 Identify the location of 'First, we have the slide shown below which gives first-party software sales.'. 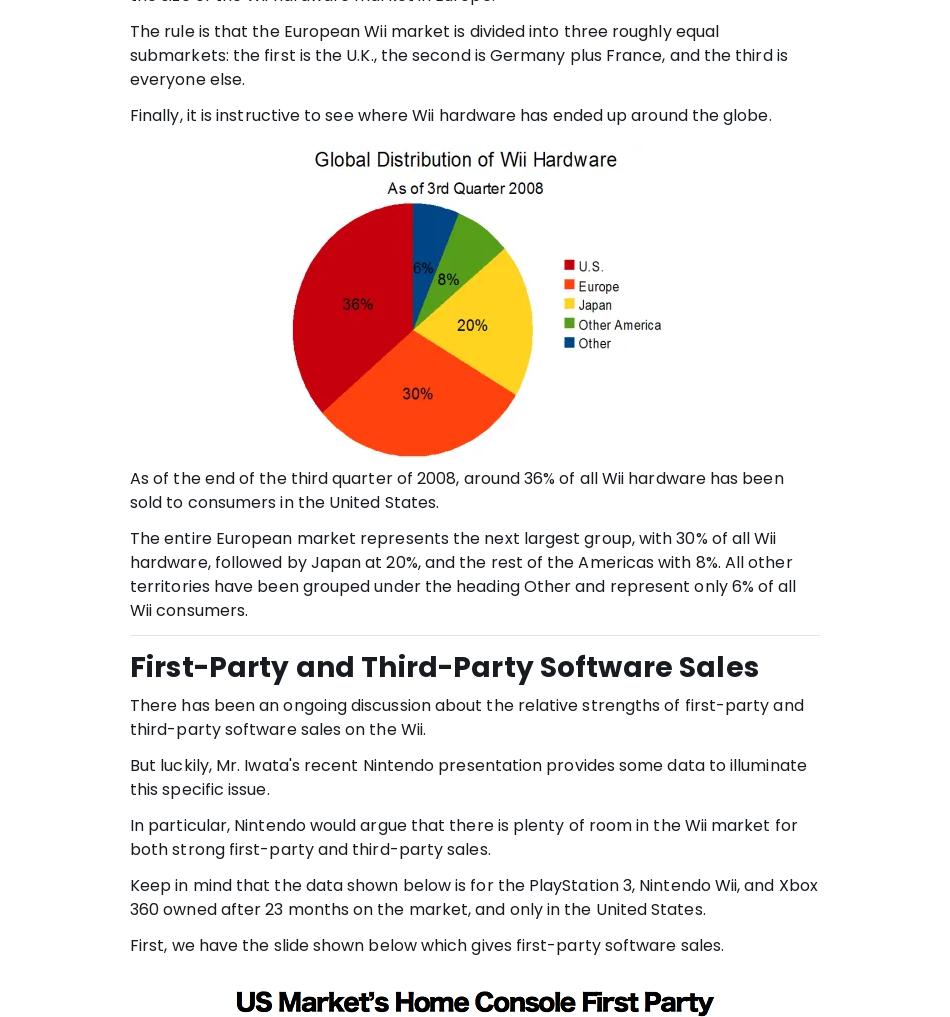
(426, 943).